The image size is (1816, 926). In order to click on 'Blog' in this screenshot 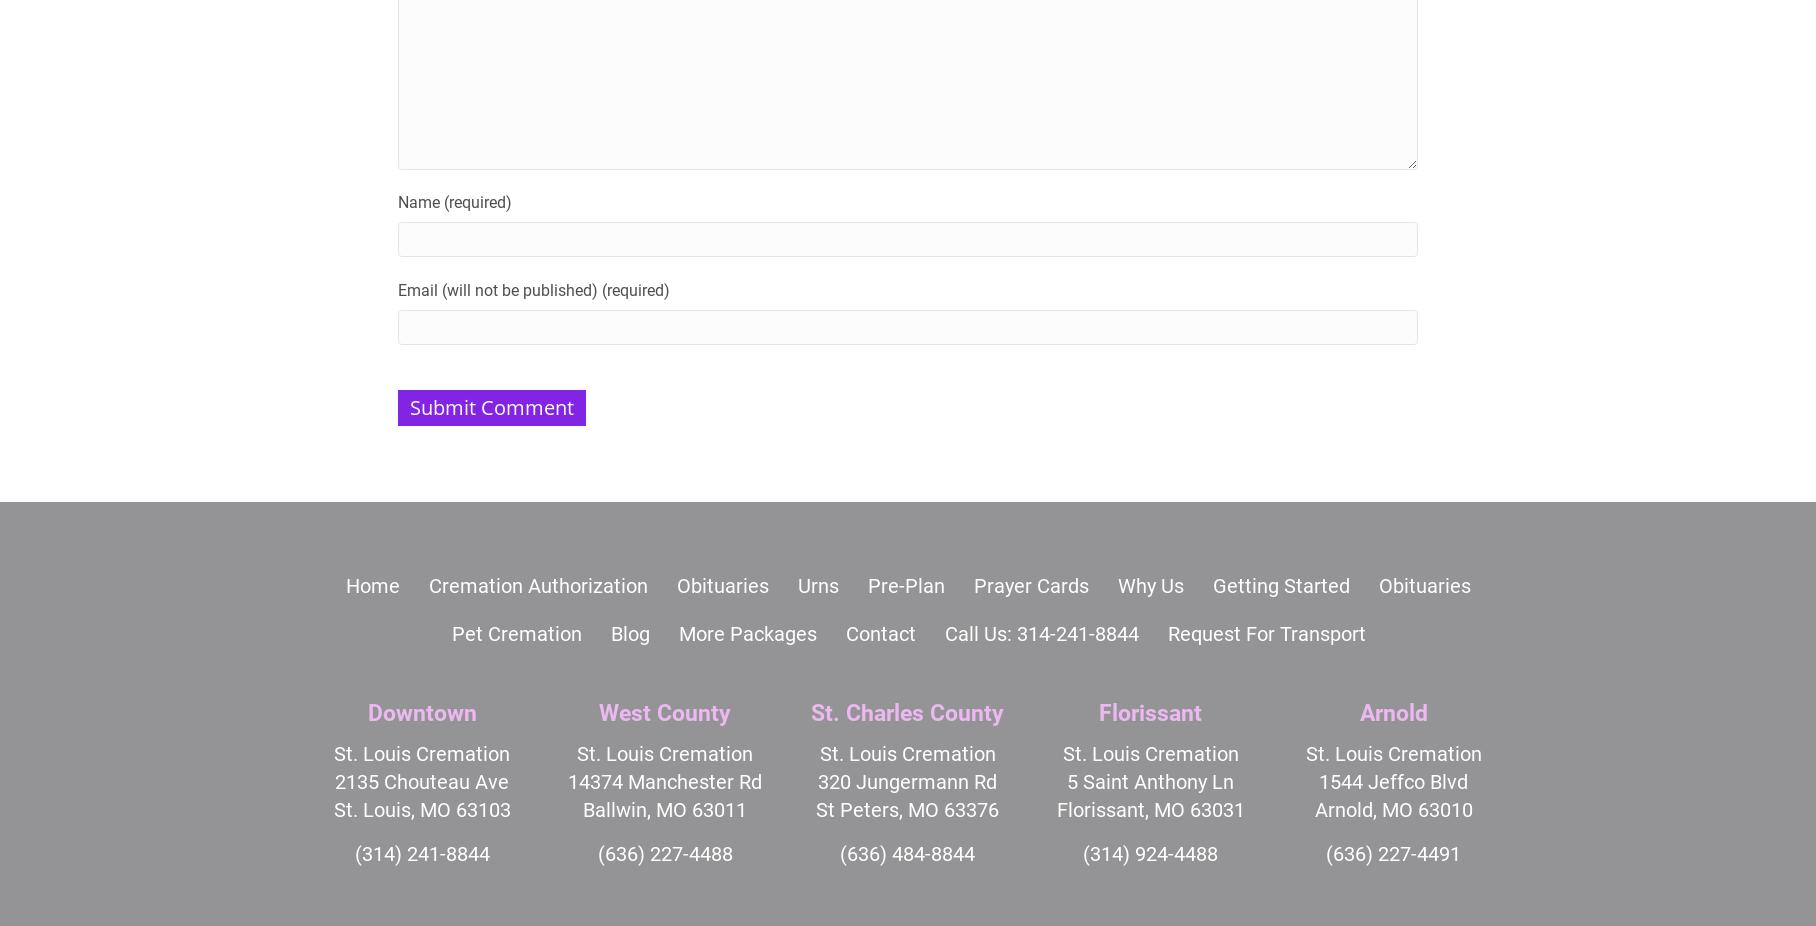, I will do `click(629, 632)`.